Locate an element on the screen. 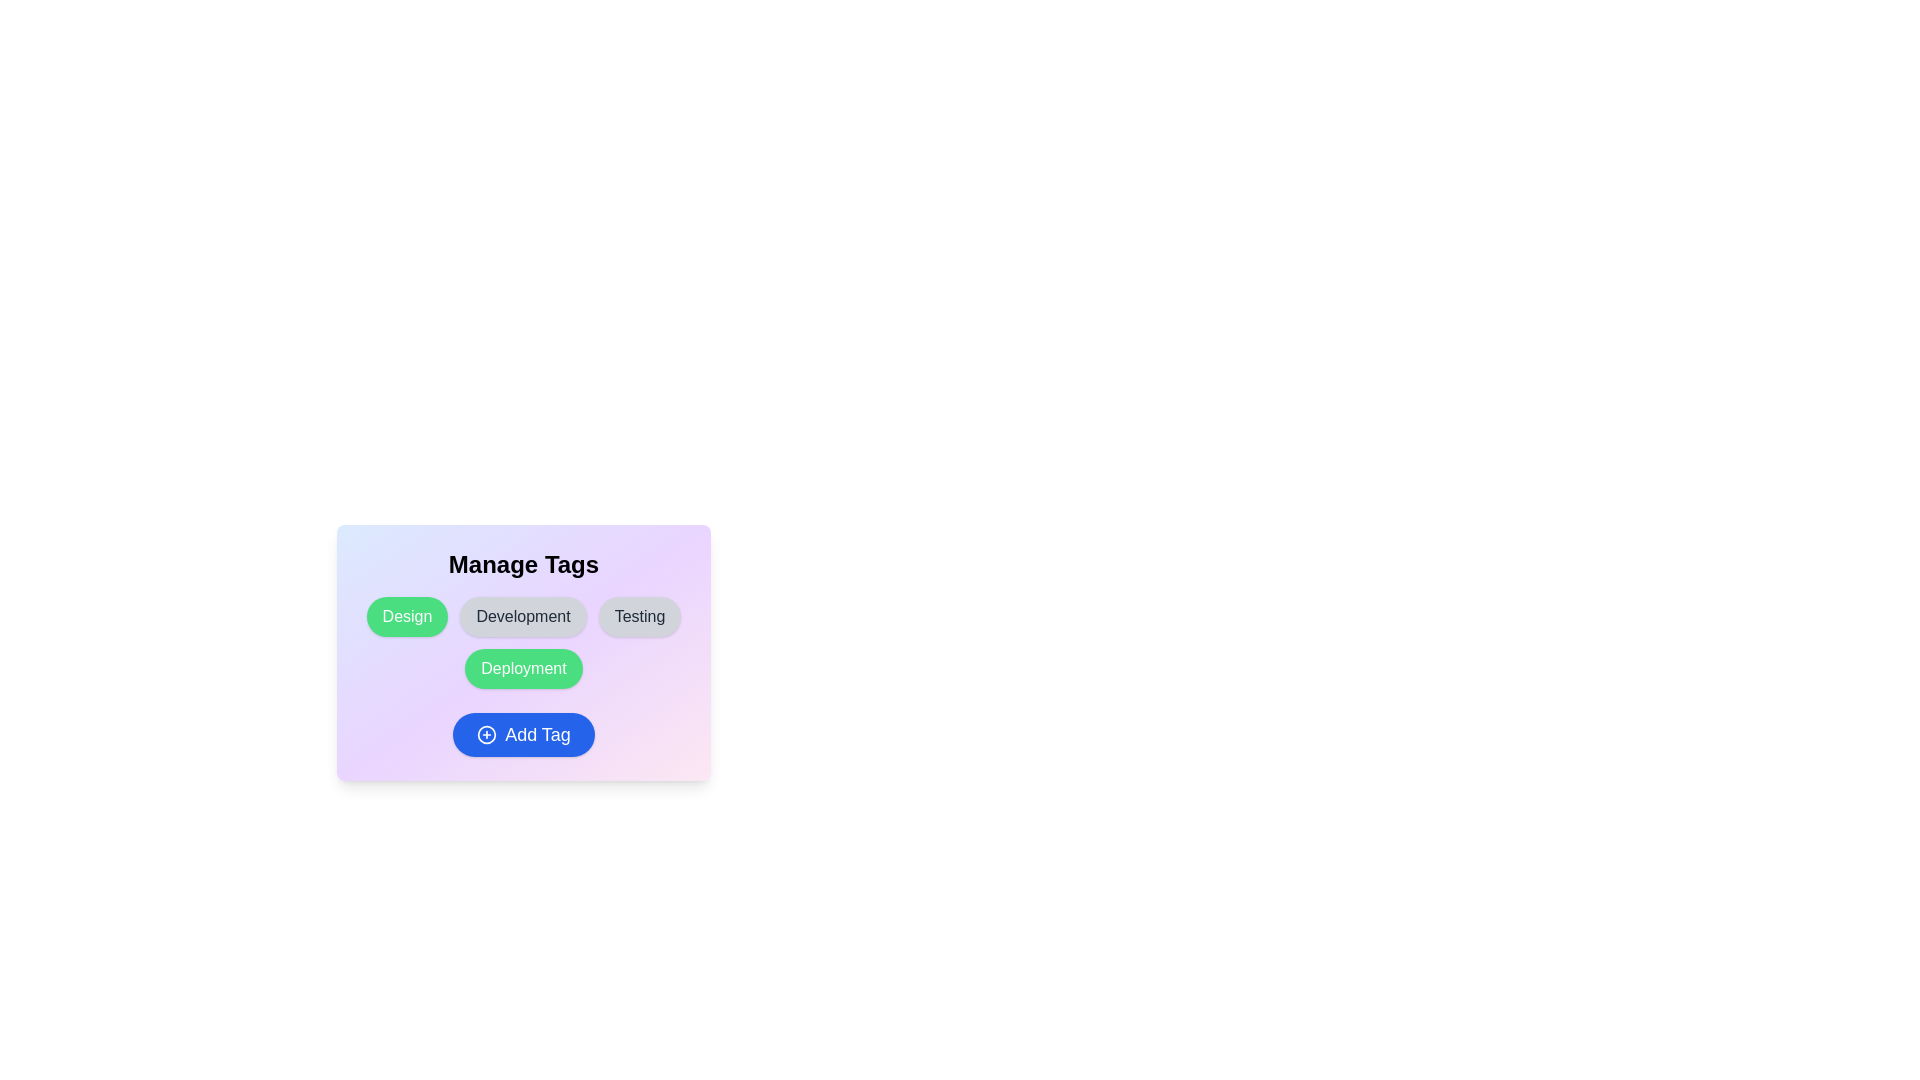 The height and width of the screenshot is (1080, 1920). the tag chip labeled Design is located at coordinates (406, 616).